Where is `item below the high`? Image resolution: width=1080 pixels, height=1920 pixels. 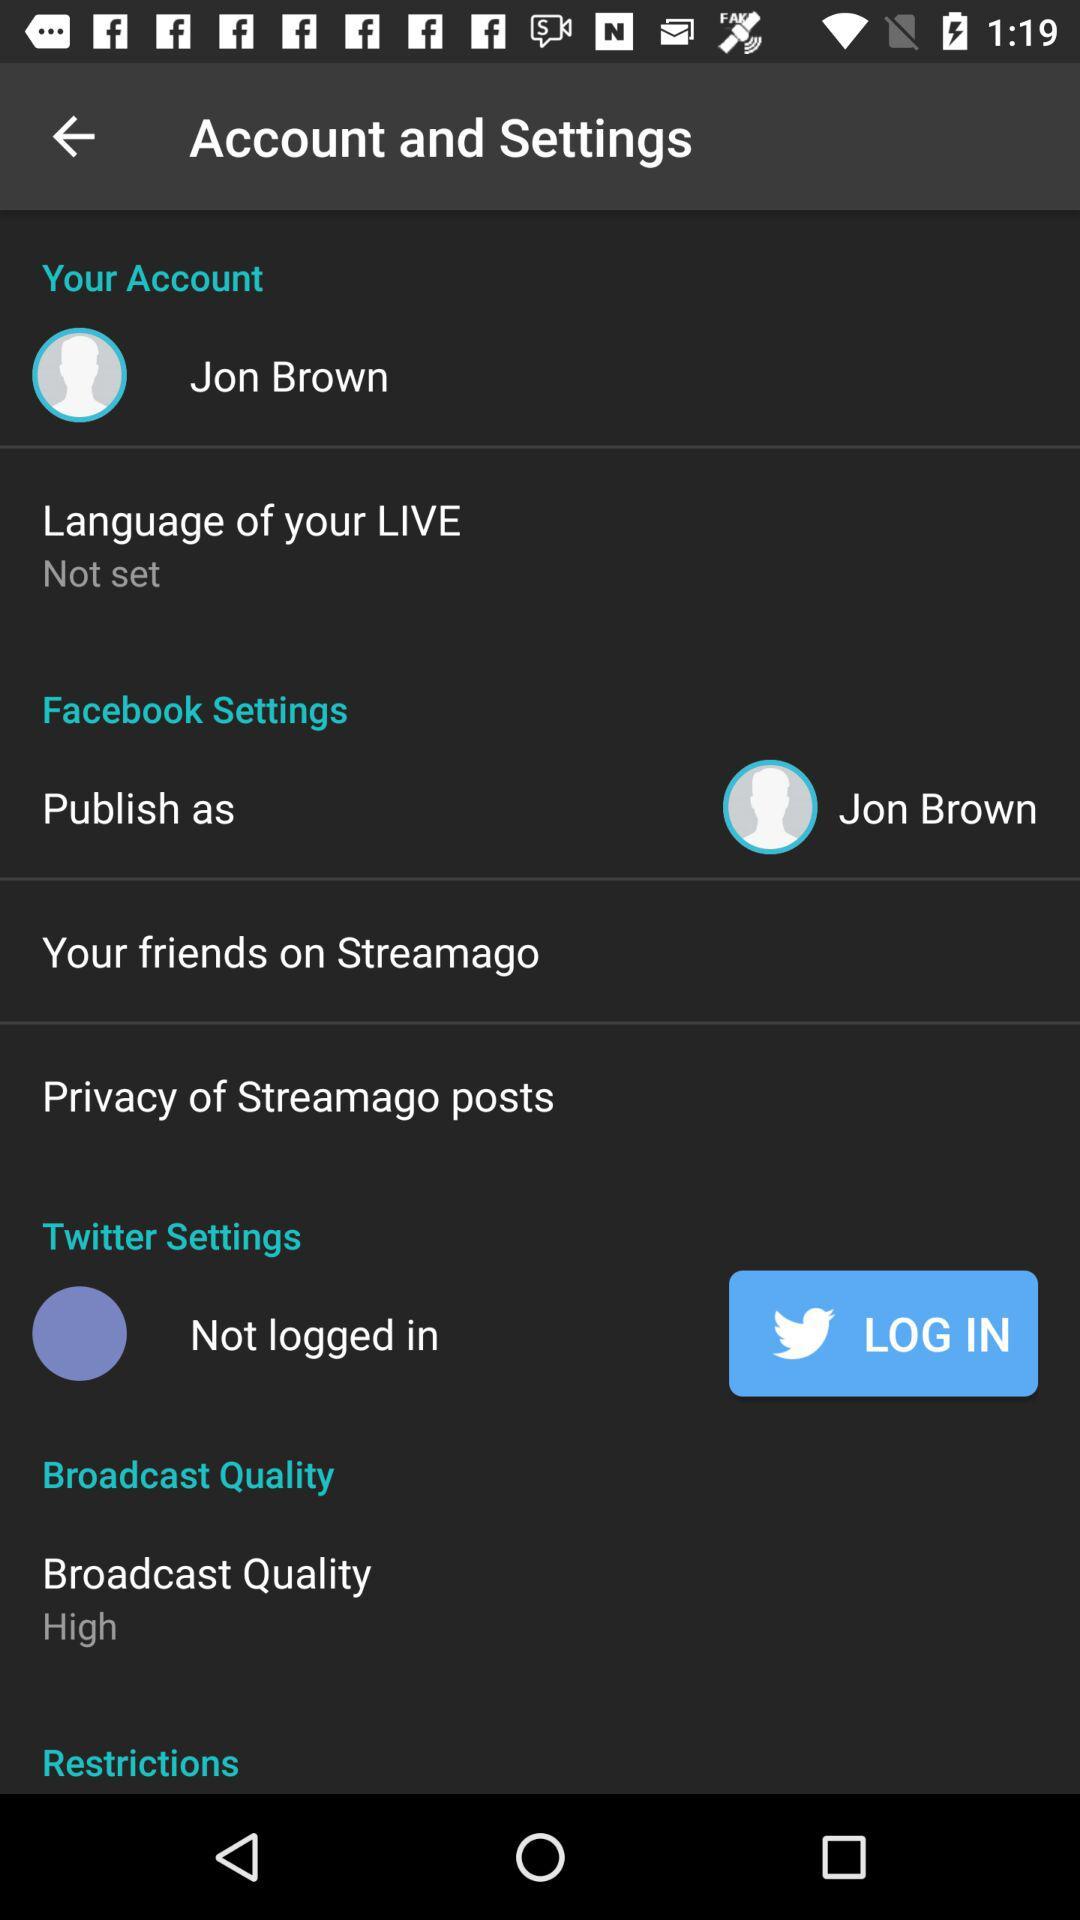
item below the high is located at coordinates (540, 1739).